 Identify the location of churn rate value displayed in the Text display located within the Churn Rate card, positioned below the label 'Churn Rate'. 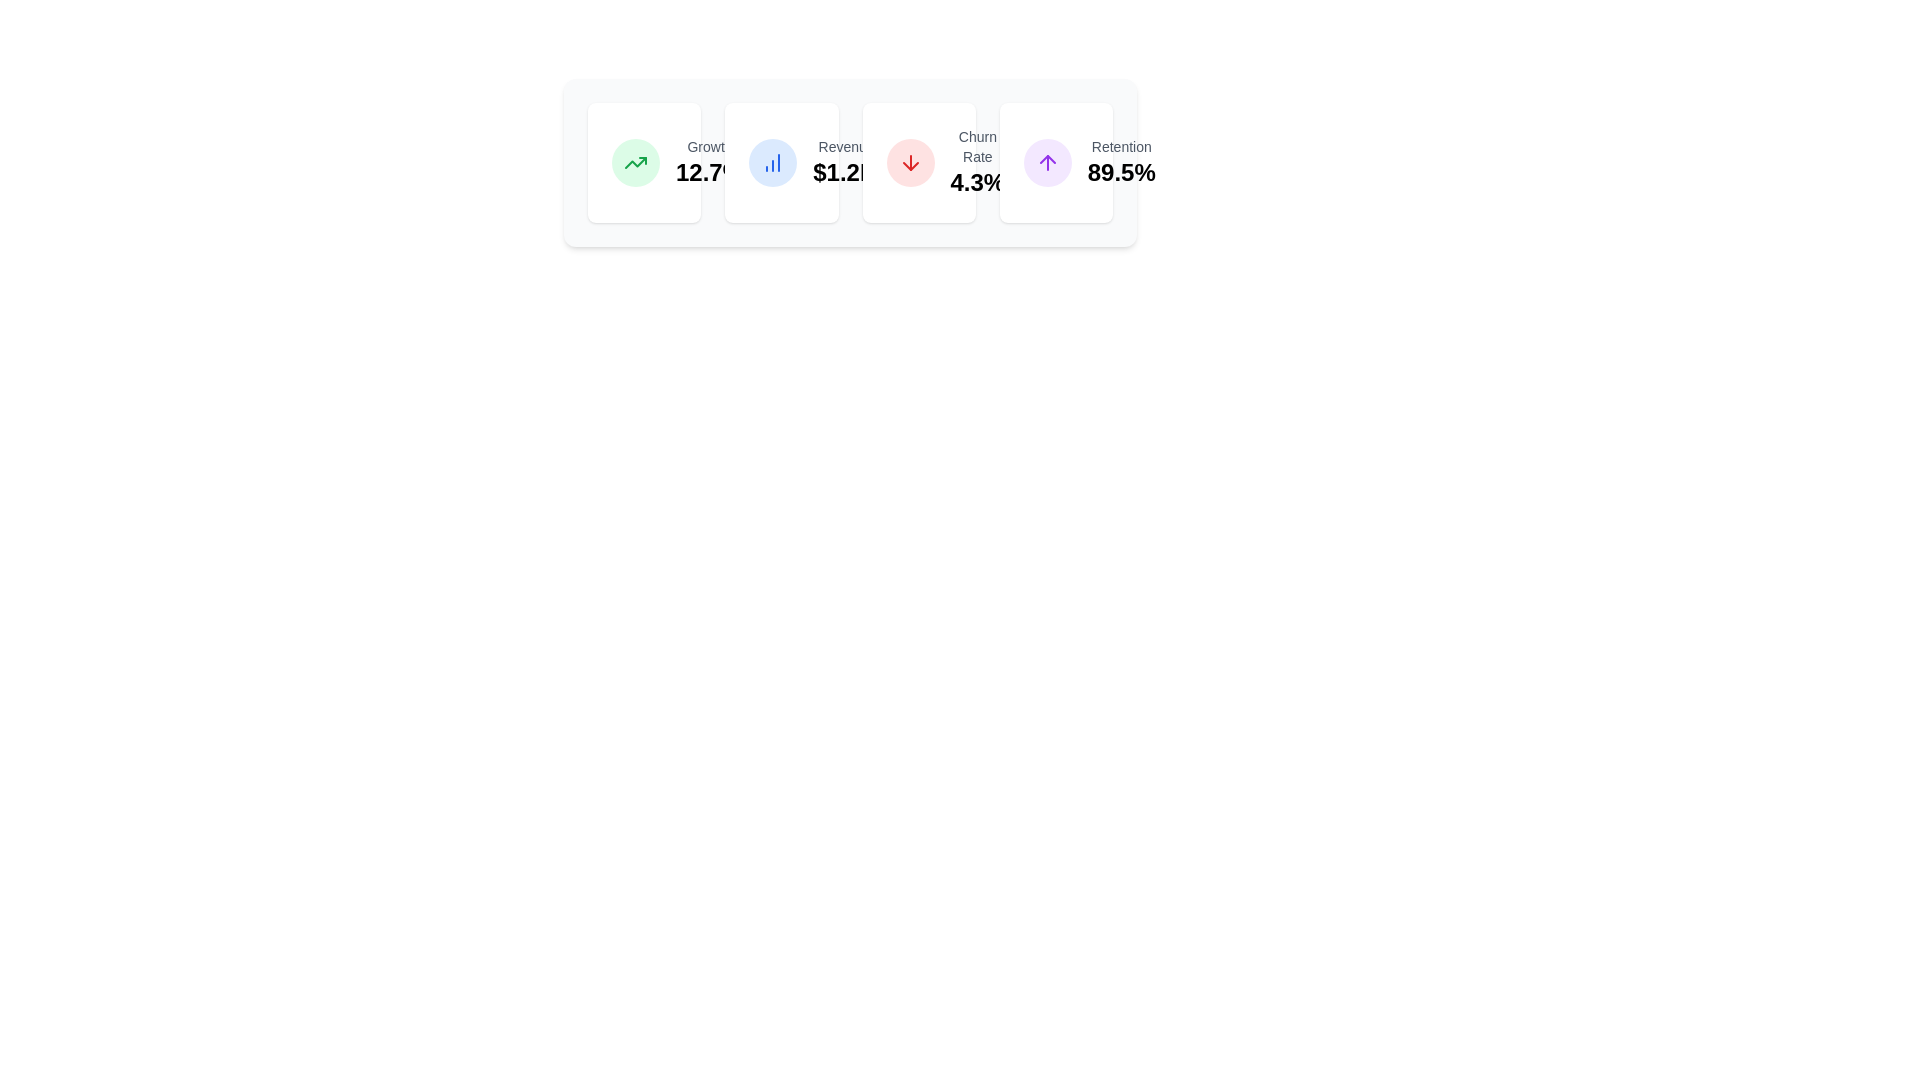
(977, 182).